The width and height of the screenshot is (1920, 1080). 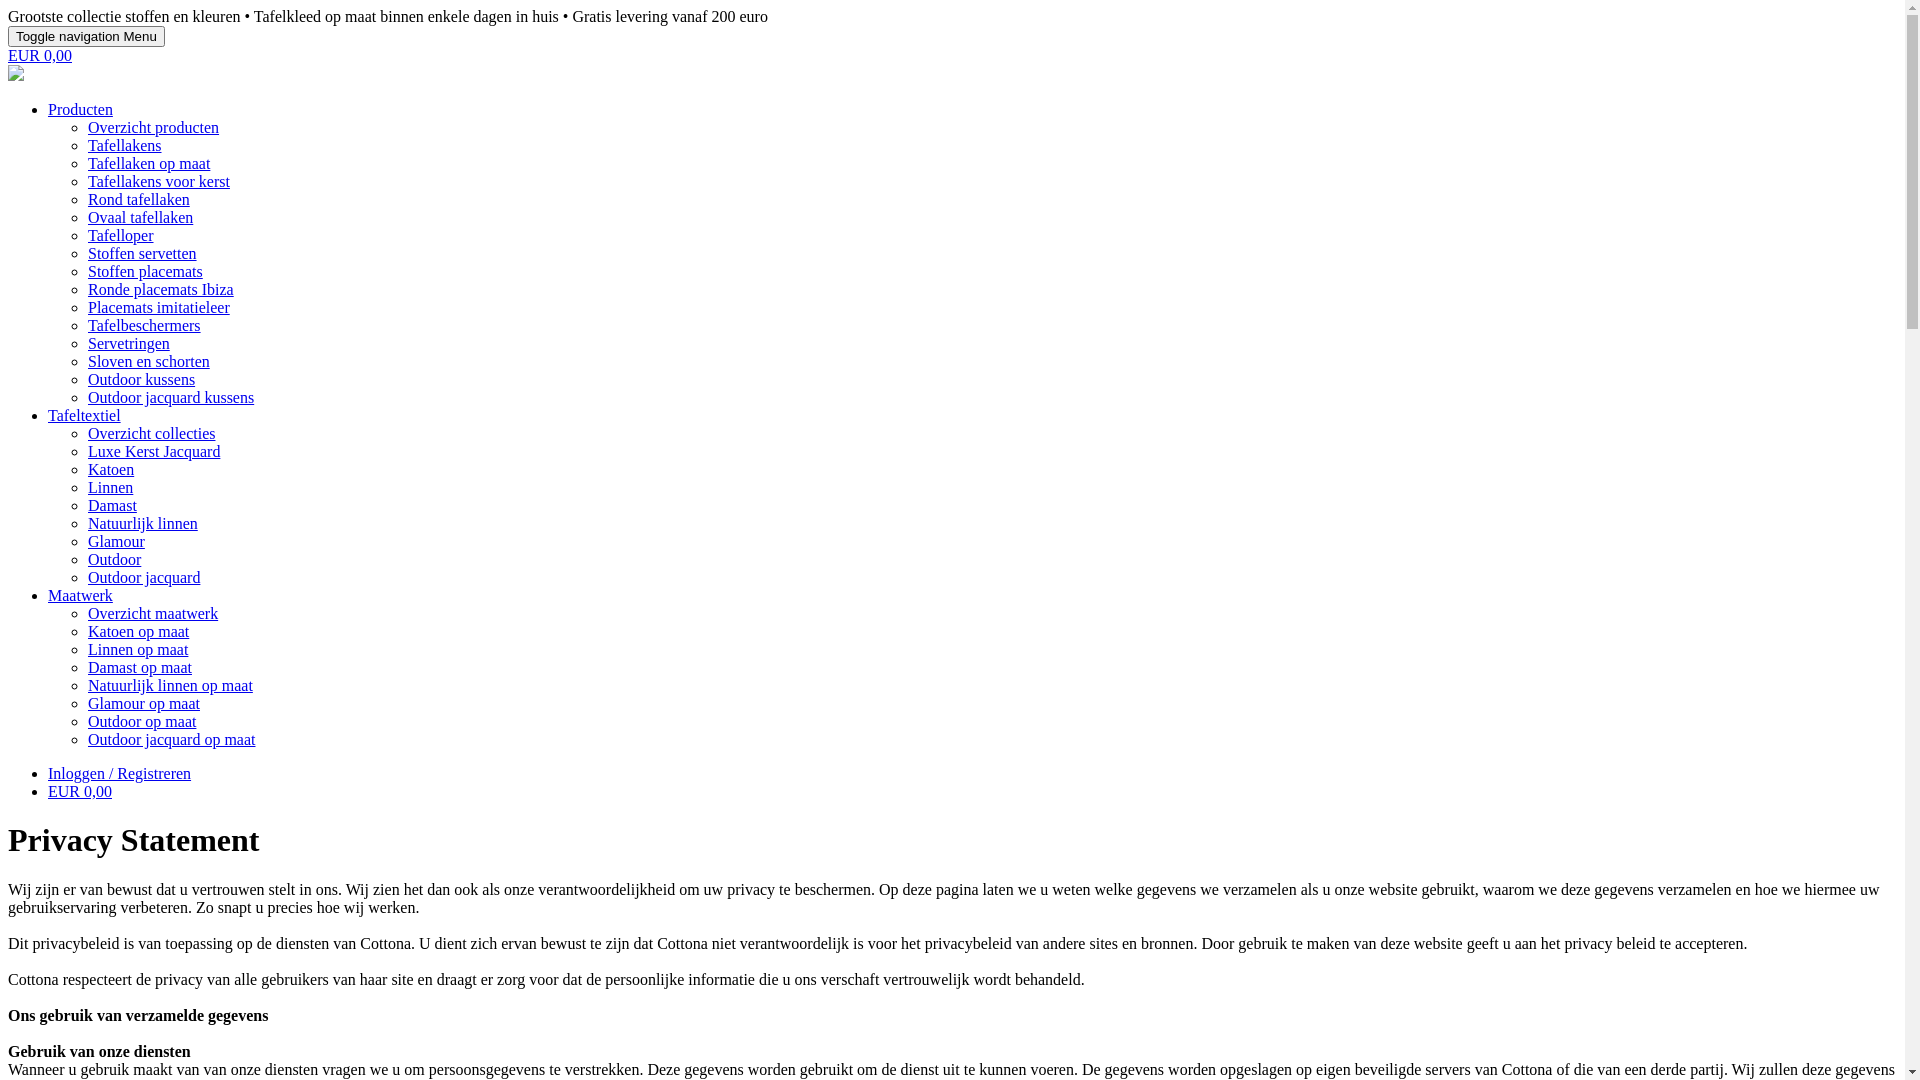 I want to click on 'Tafelbeschermers', so click(x=86, y=324).